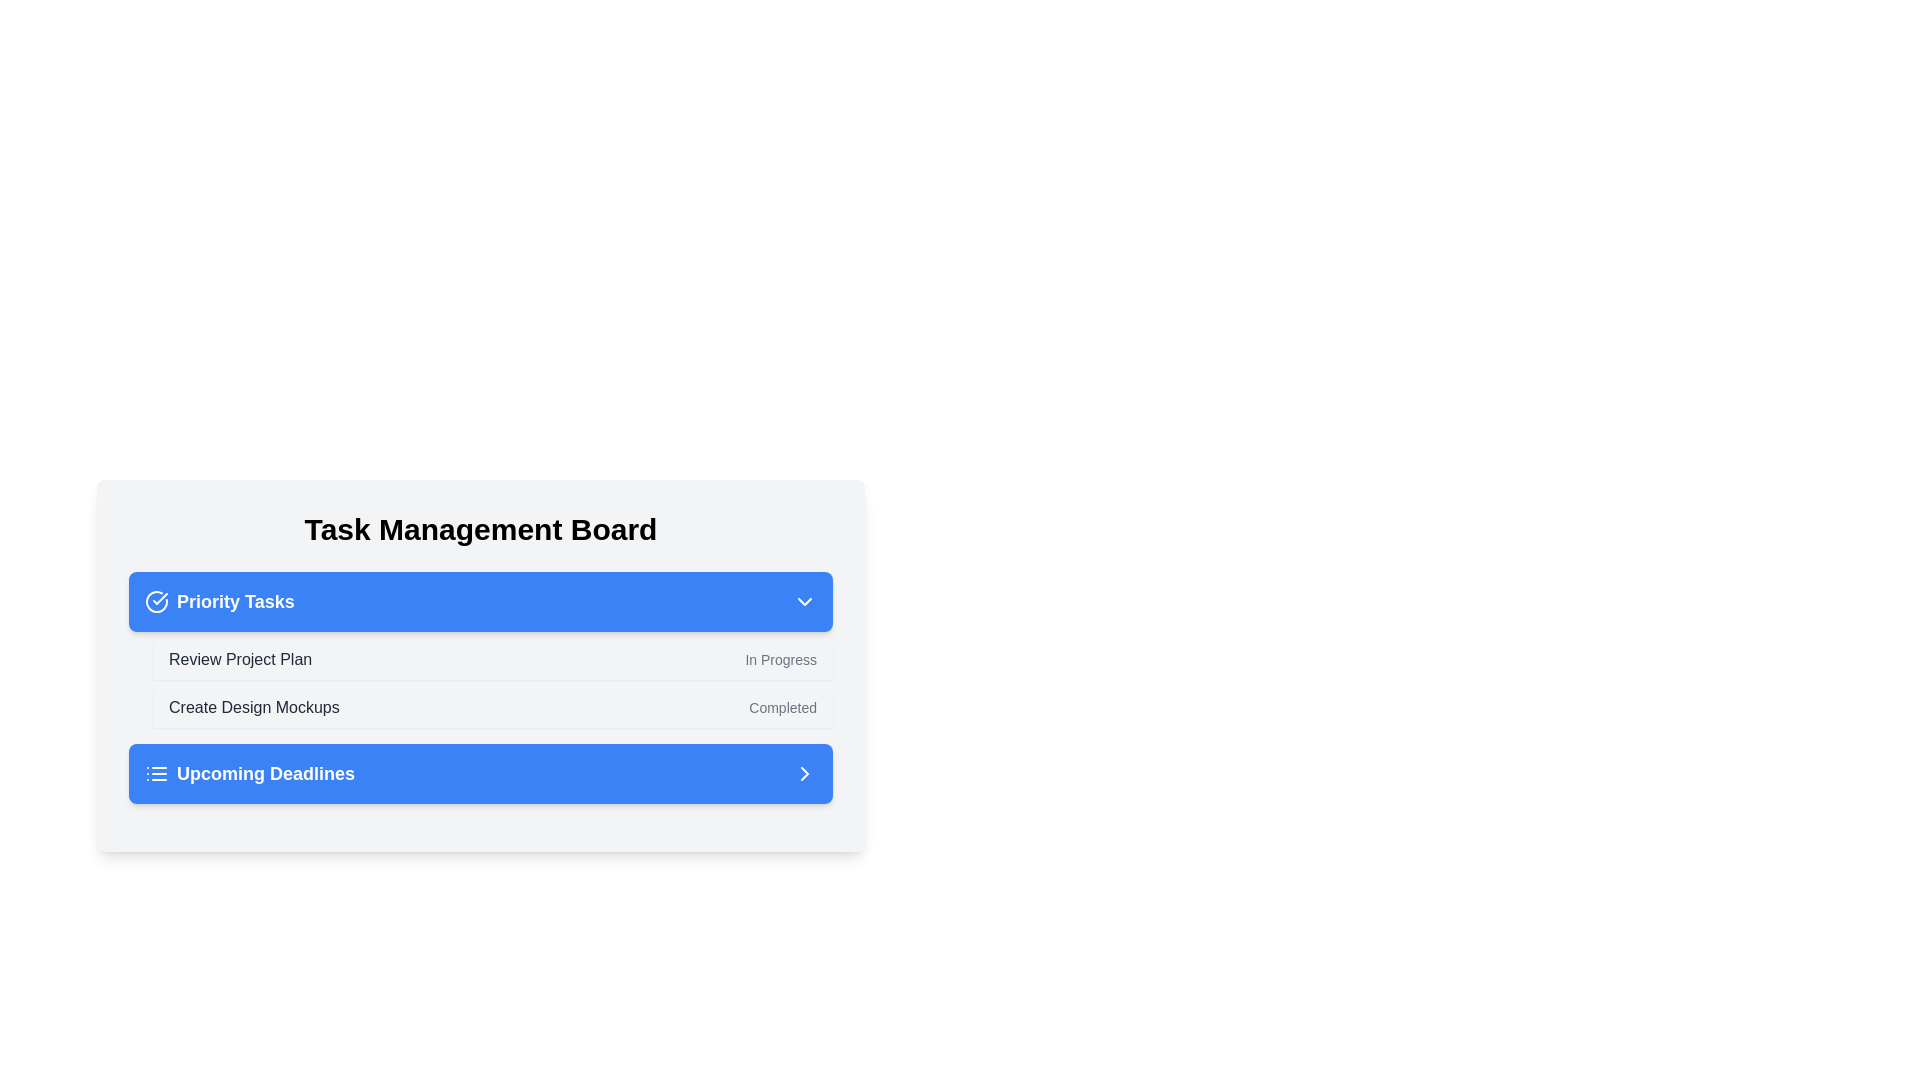 This screenshot has width=1920, height=1080. What do you see at coordinates (480, 773) in the screenshot?
I see `the 'Upcoming Deadlines' button located` at bounding box center [480, 773].